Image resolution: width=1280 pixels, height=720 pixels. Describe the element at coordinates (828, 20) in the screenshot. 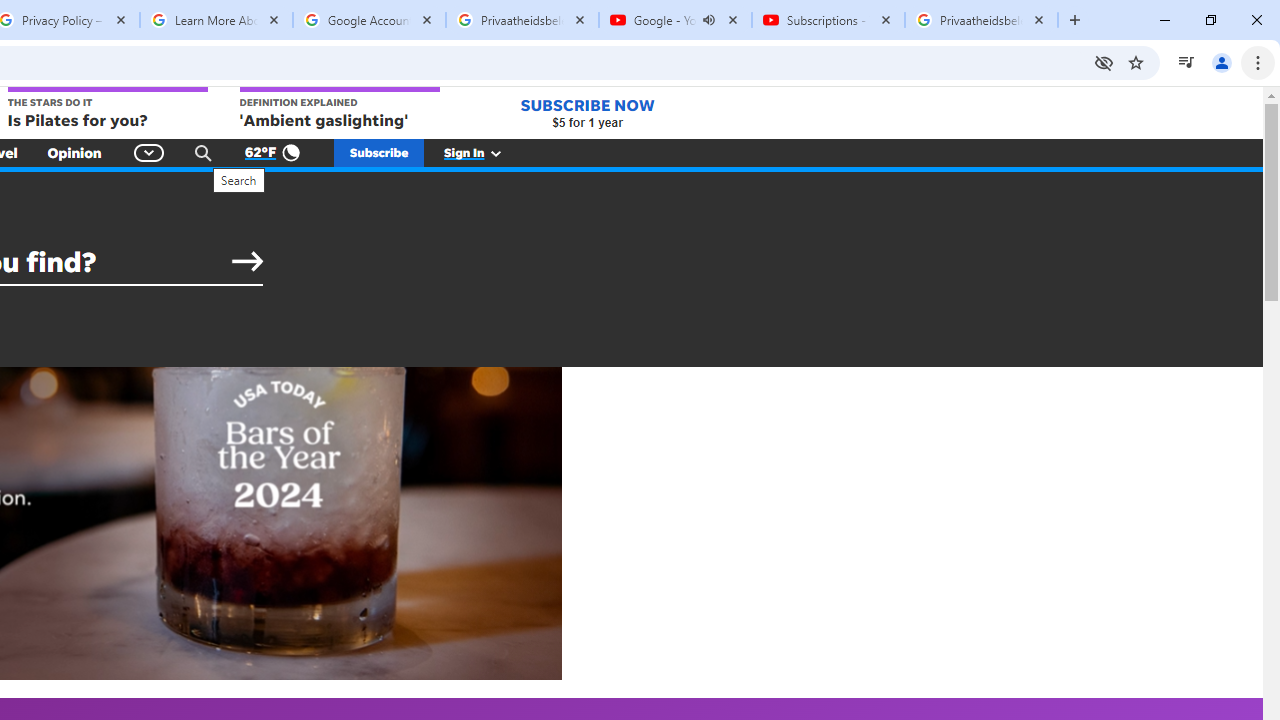

I see `'Subscriptions - YouTube'` at that location.